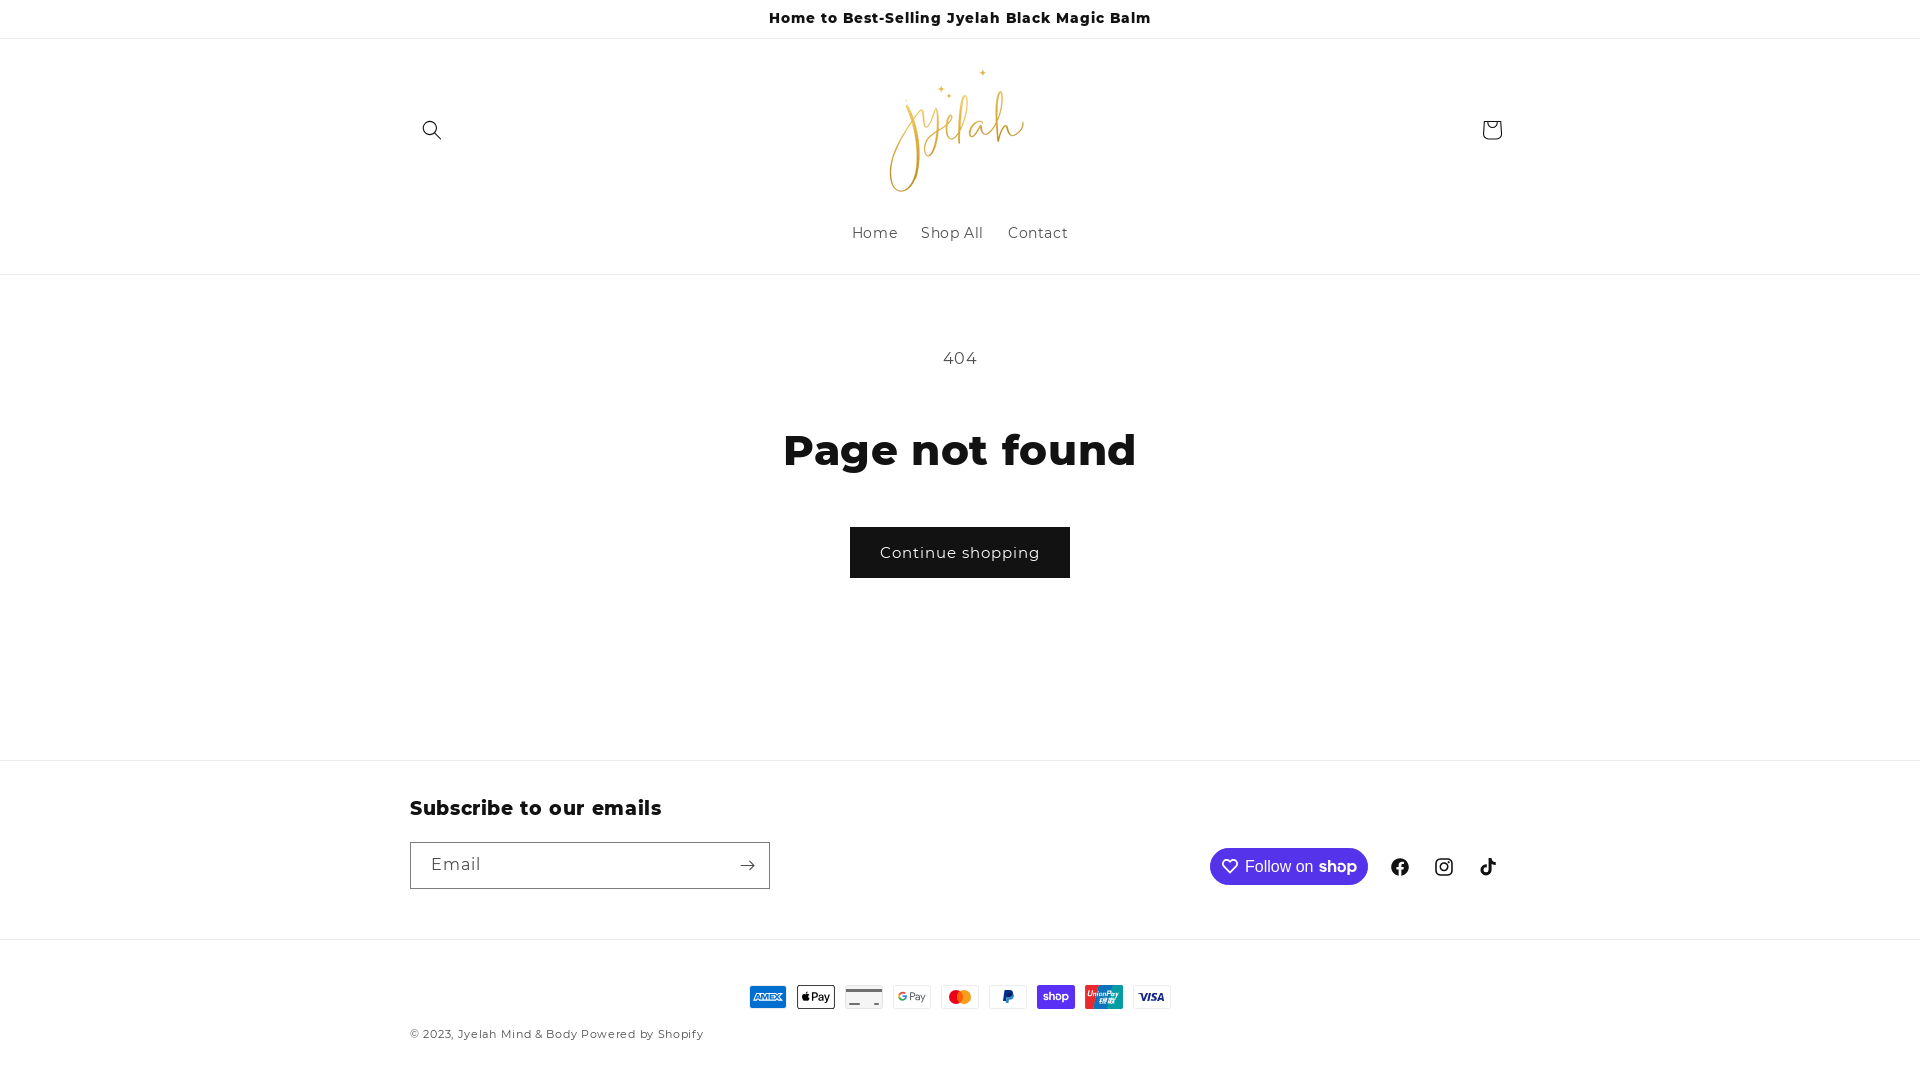 This screenshot has height=1080, width=1920. Describe the element at coordinates (960, 552) in the screenshot. I see `'Continue shopping'` at that location.